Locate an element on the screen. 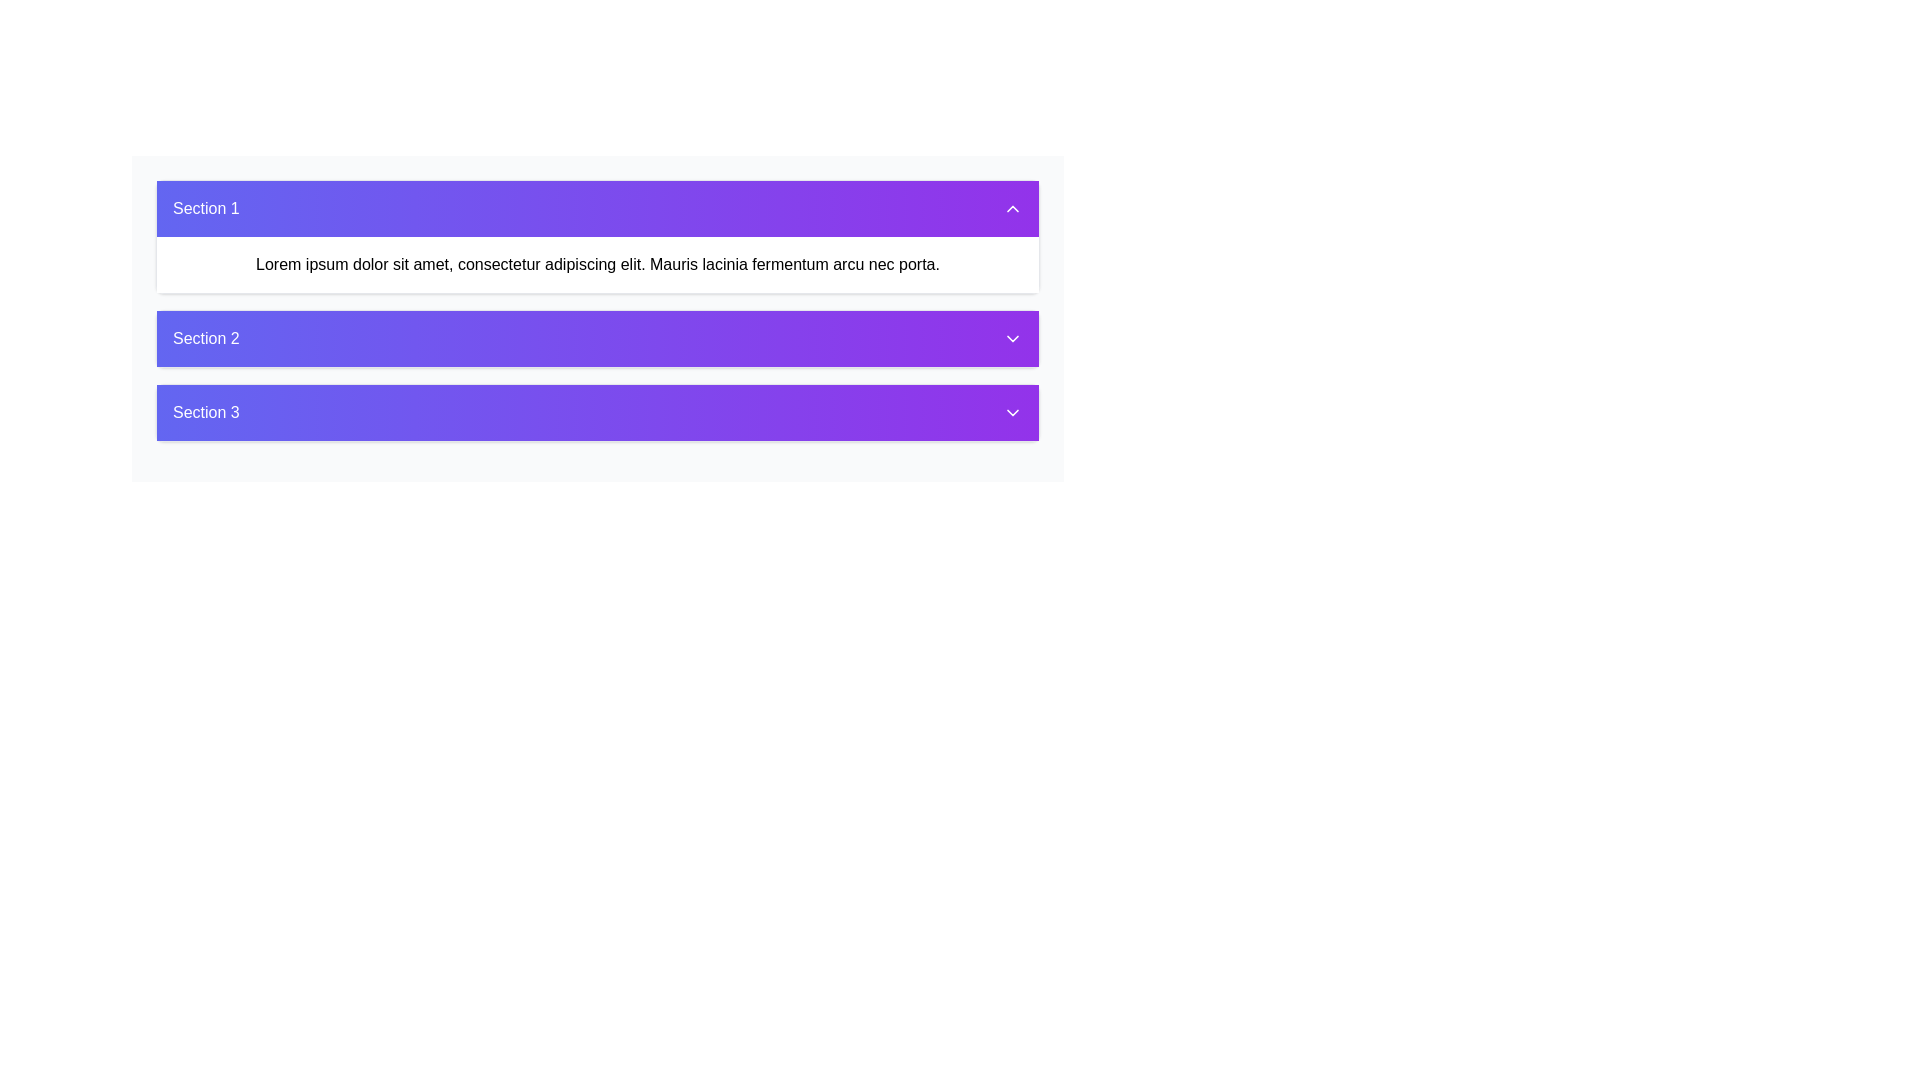  the section title is located at coordinates (206, 338).